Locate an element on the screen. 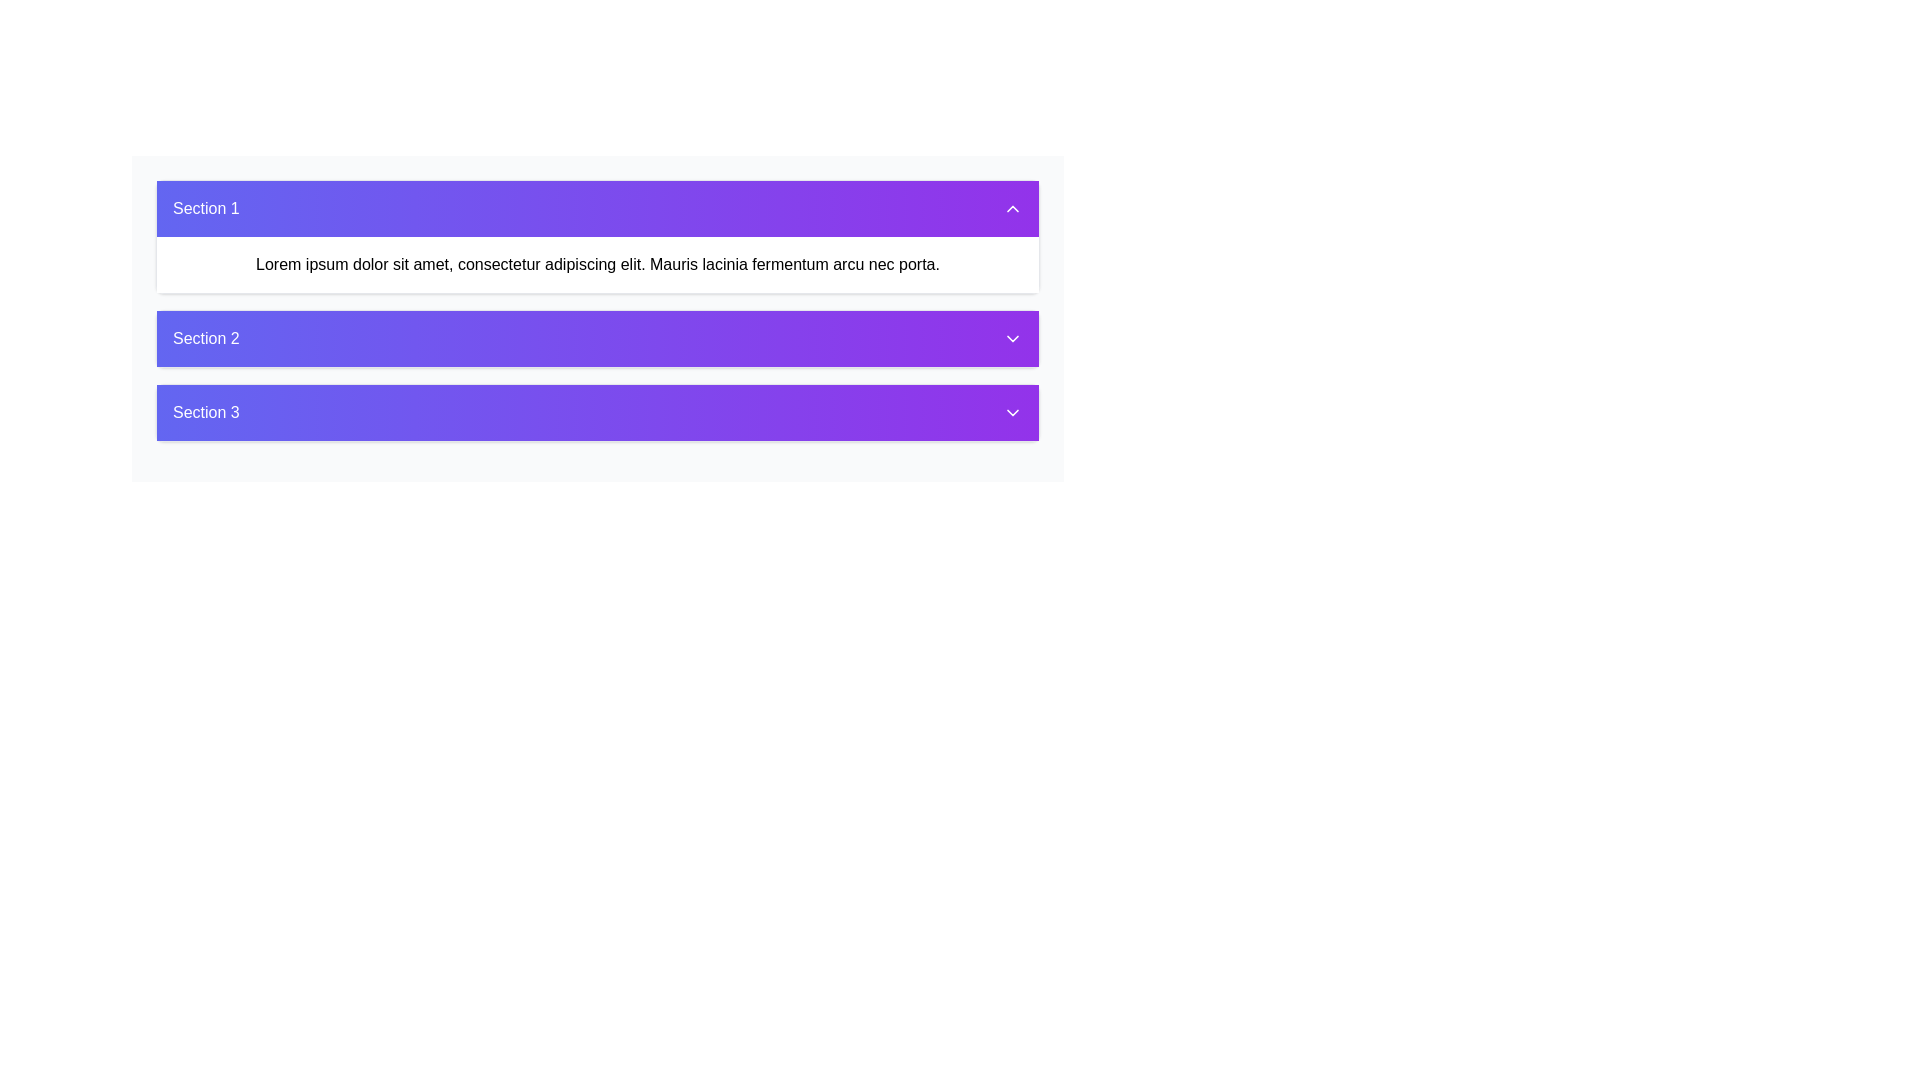  the section title is located at coordinates (206, 338).